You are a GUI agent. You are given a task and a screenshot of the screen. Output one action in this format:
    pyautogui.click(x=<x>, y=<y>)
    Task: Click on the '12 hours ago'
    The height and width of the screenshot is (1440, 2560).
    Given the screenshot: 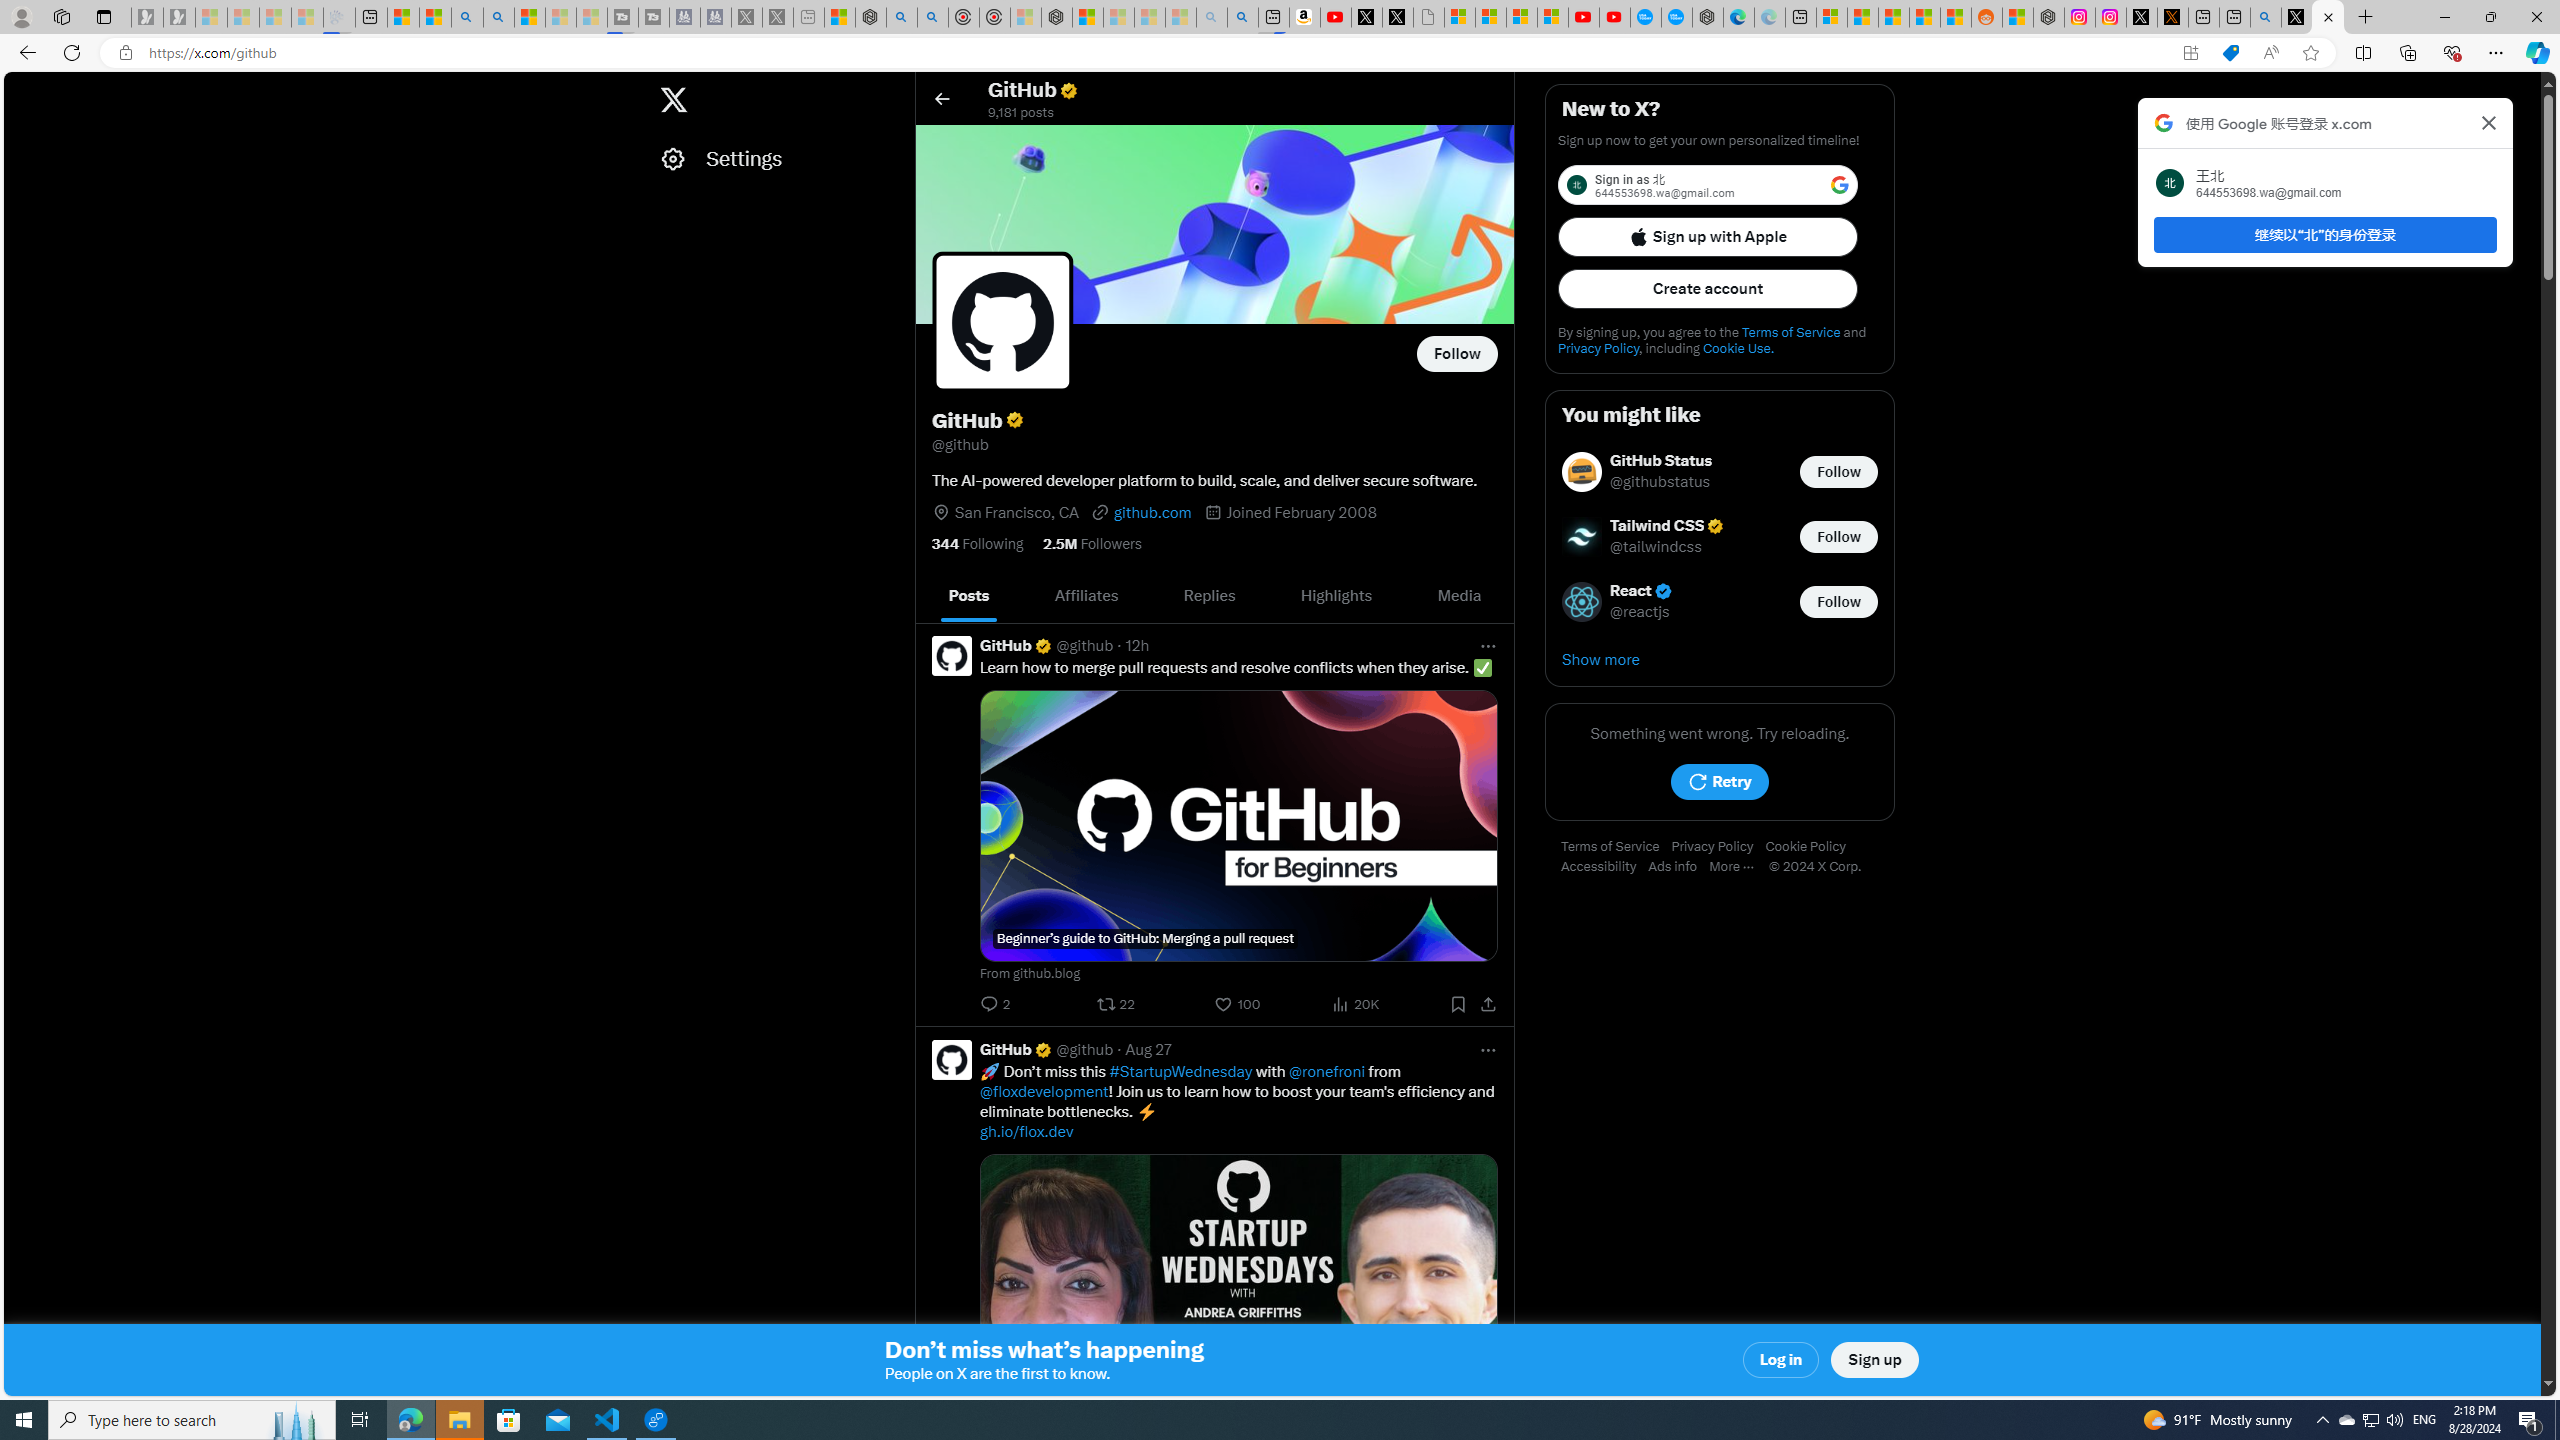 What is the action you would take?
    pyautogui.click(x=1136, y=644)
    